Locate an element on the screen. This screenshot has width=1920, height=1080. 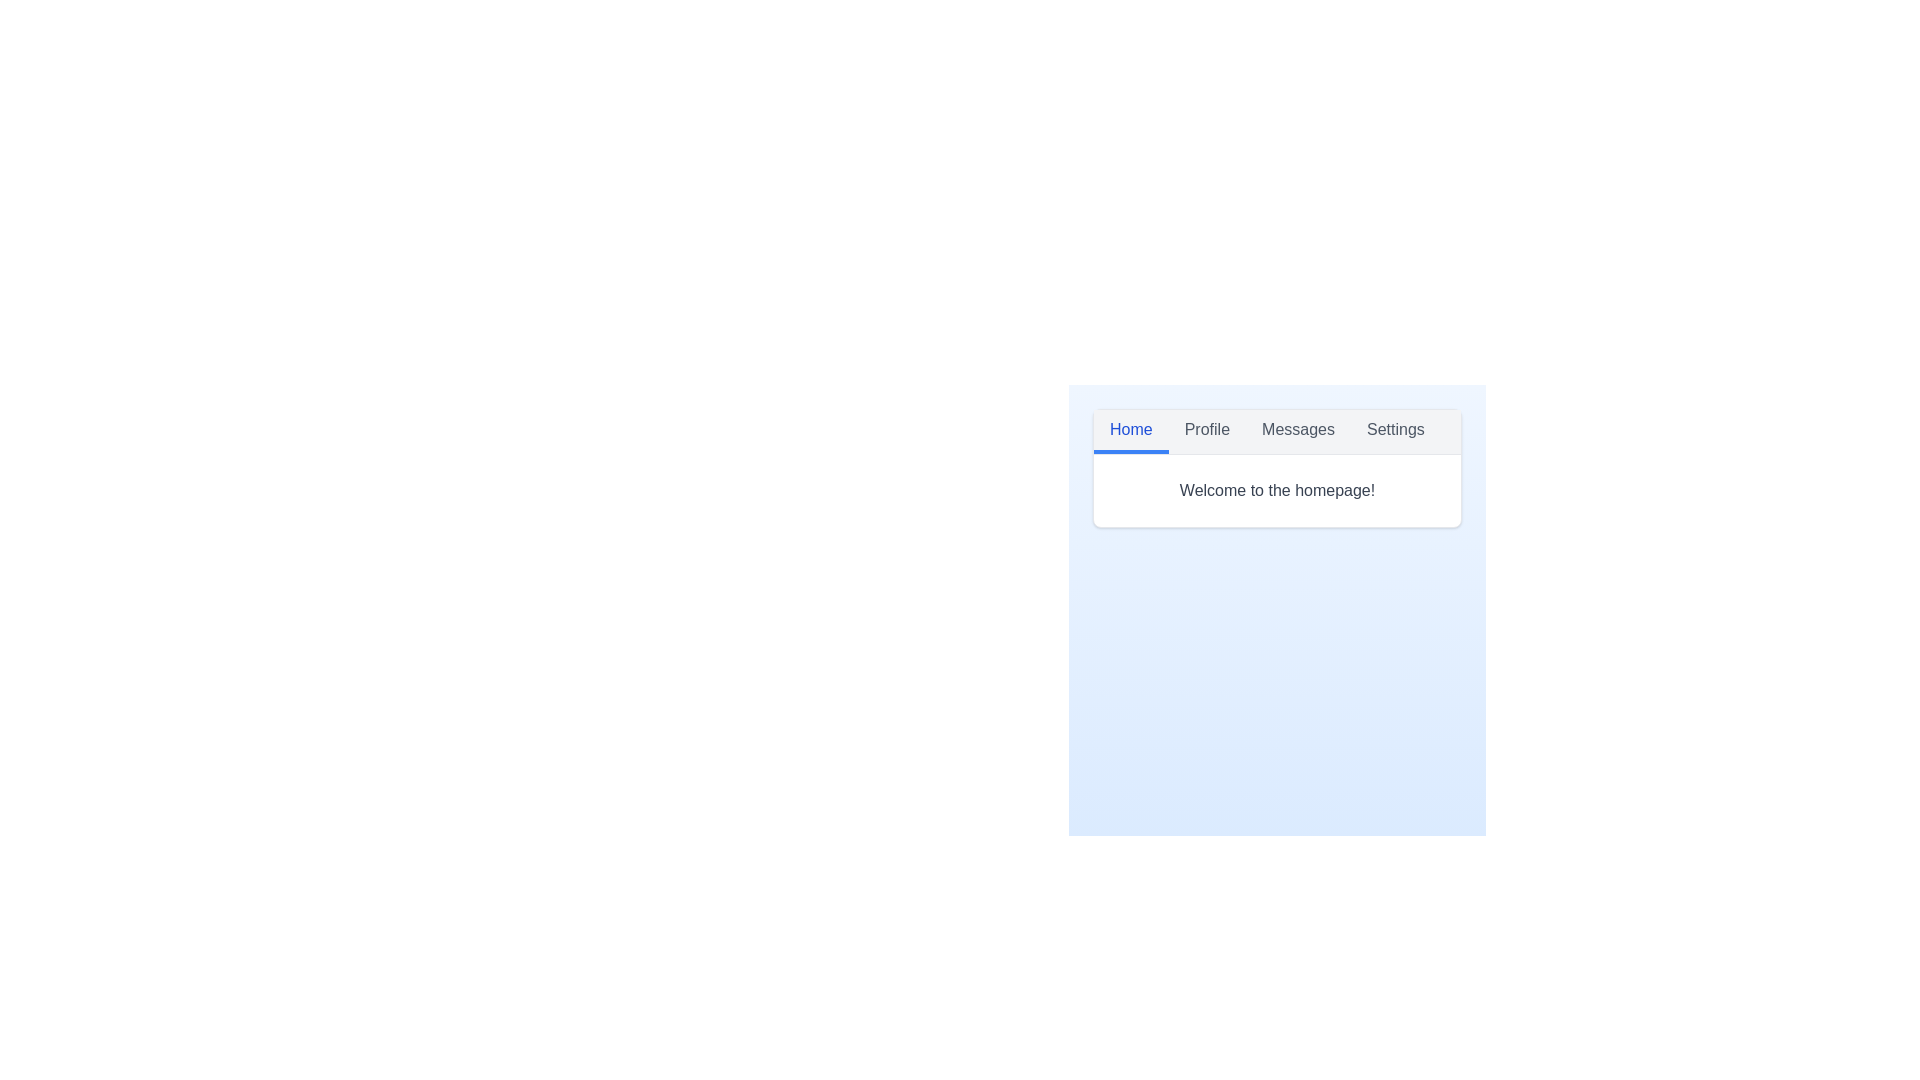
the 'Home' navigation tab in the horizontal navigation bar is located at coordinates (1131, 431).